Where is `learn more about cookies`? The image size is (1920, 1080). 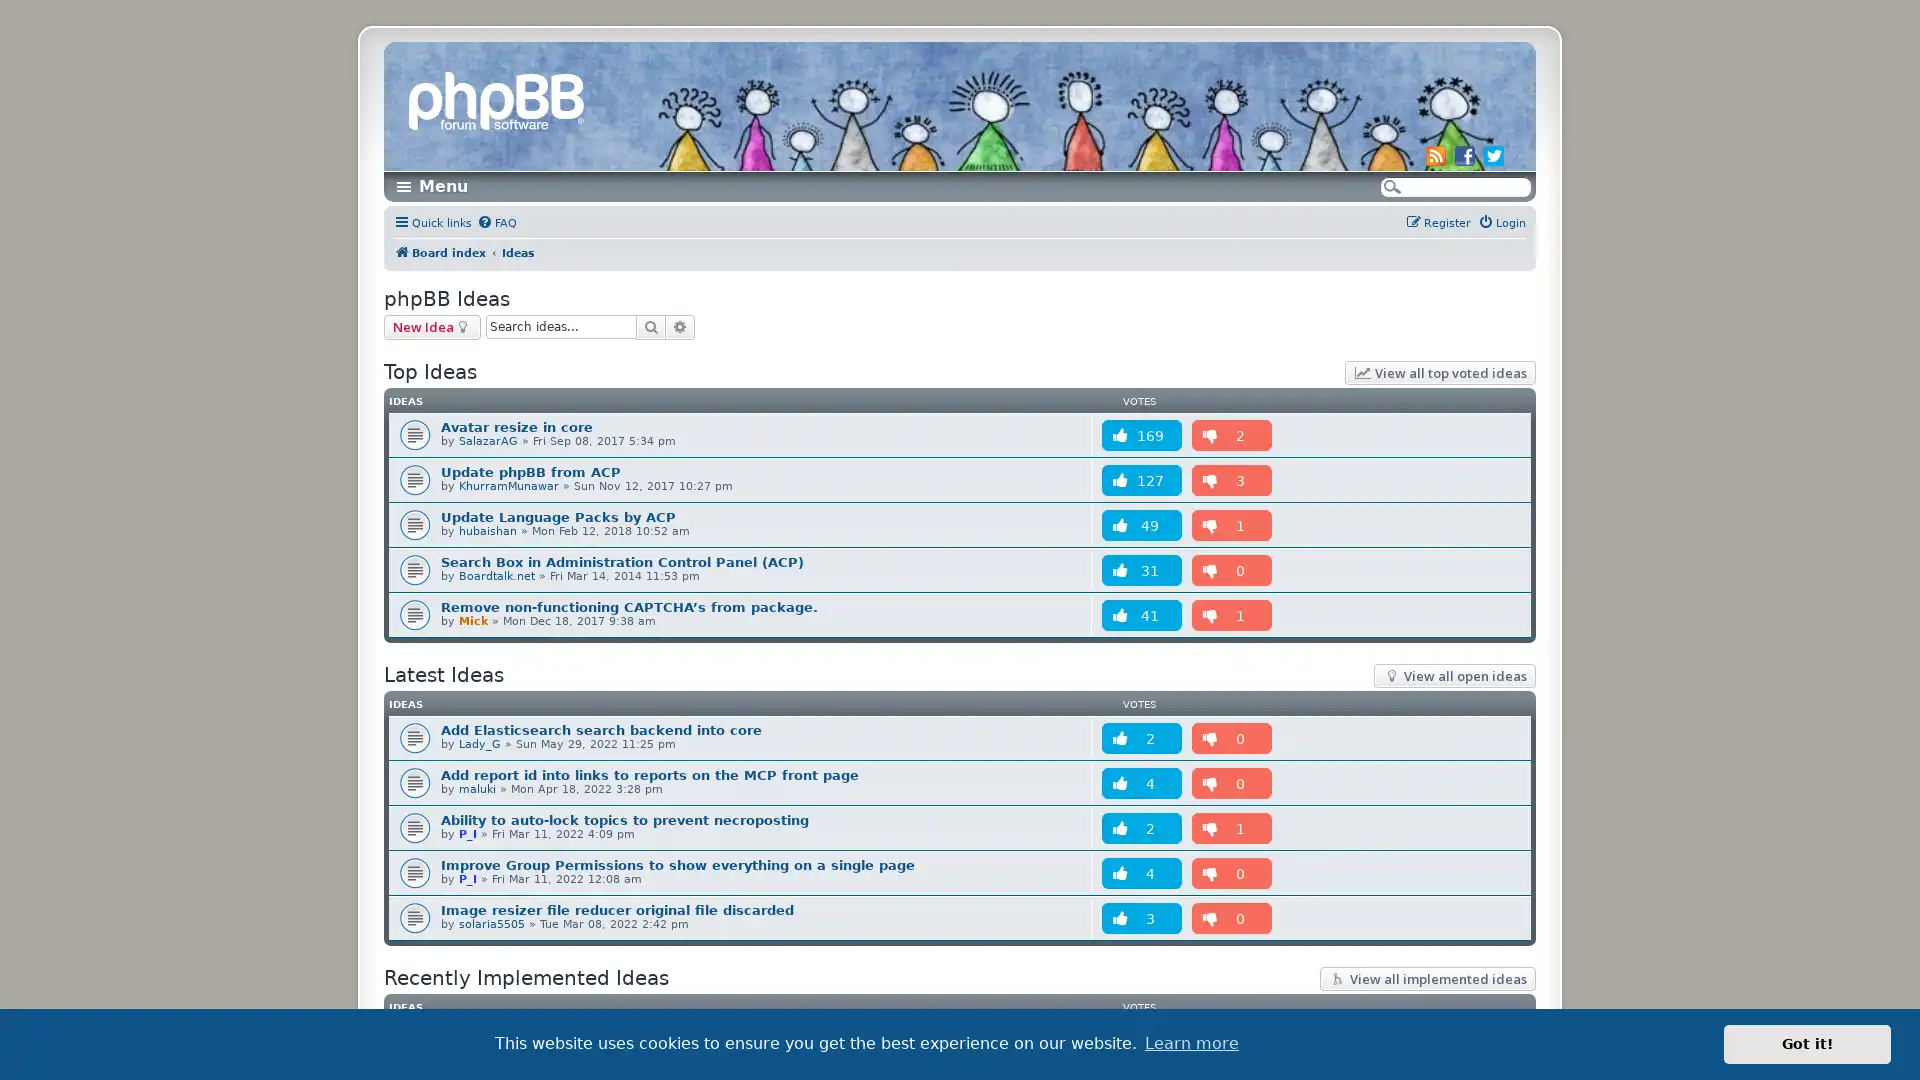
learn more about cookies is located at coordinates (1191, 1043).